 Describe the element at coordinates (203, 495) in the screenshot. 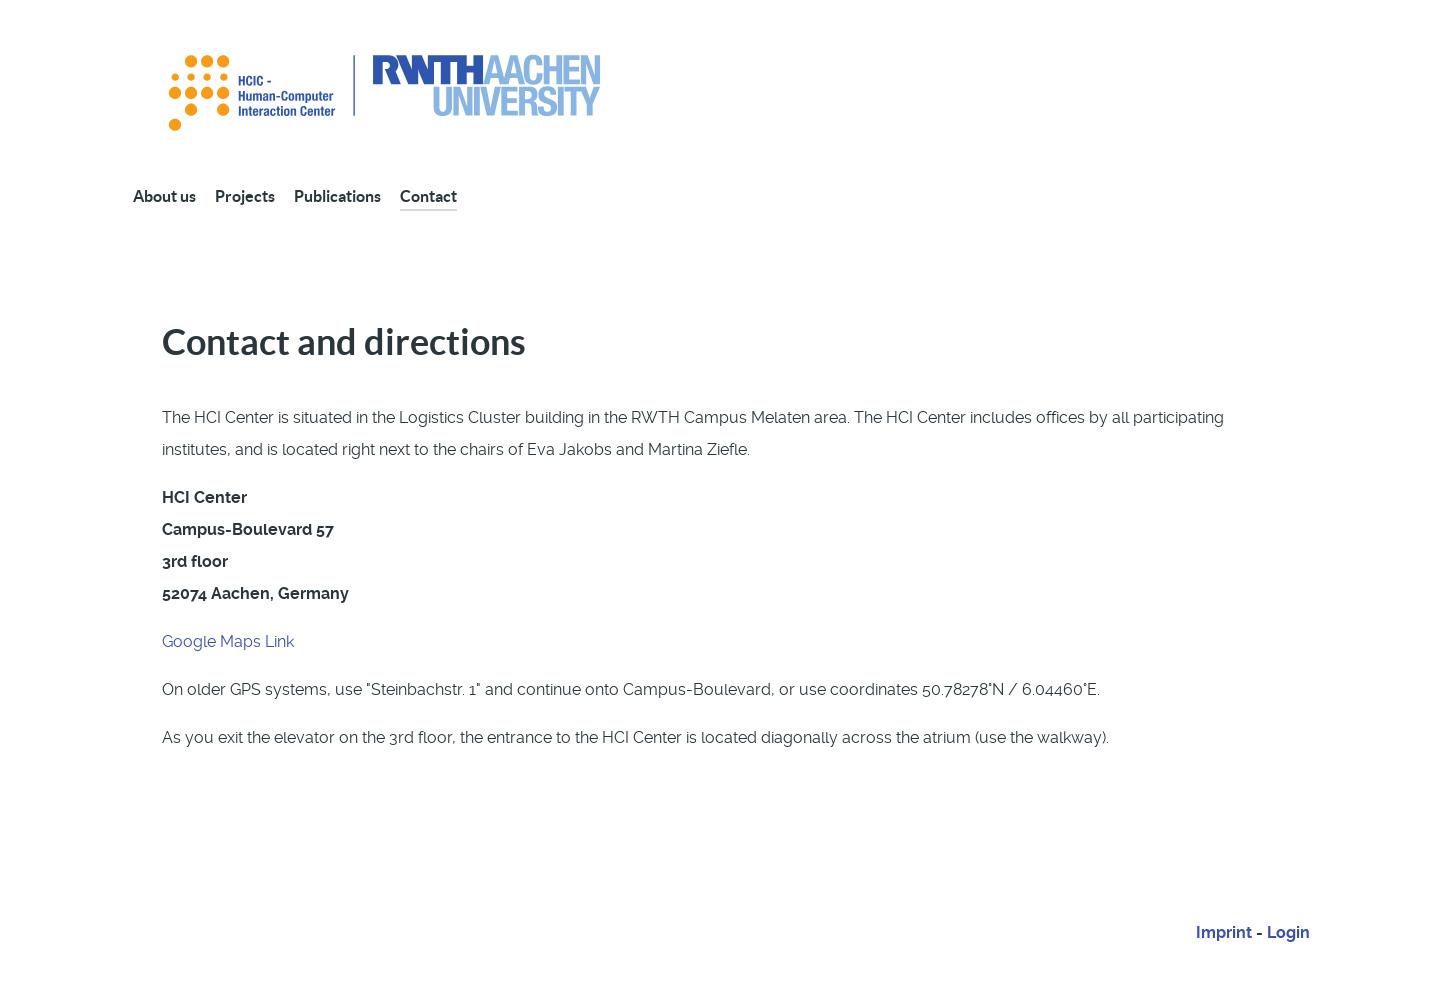

I see `'HCI Center'` at that location.